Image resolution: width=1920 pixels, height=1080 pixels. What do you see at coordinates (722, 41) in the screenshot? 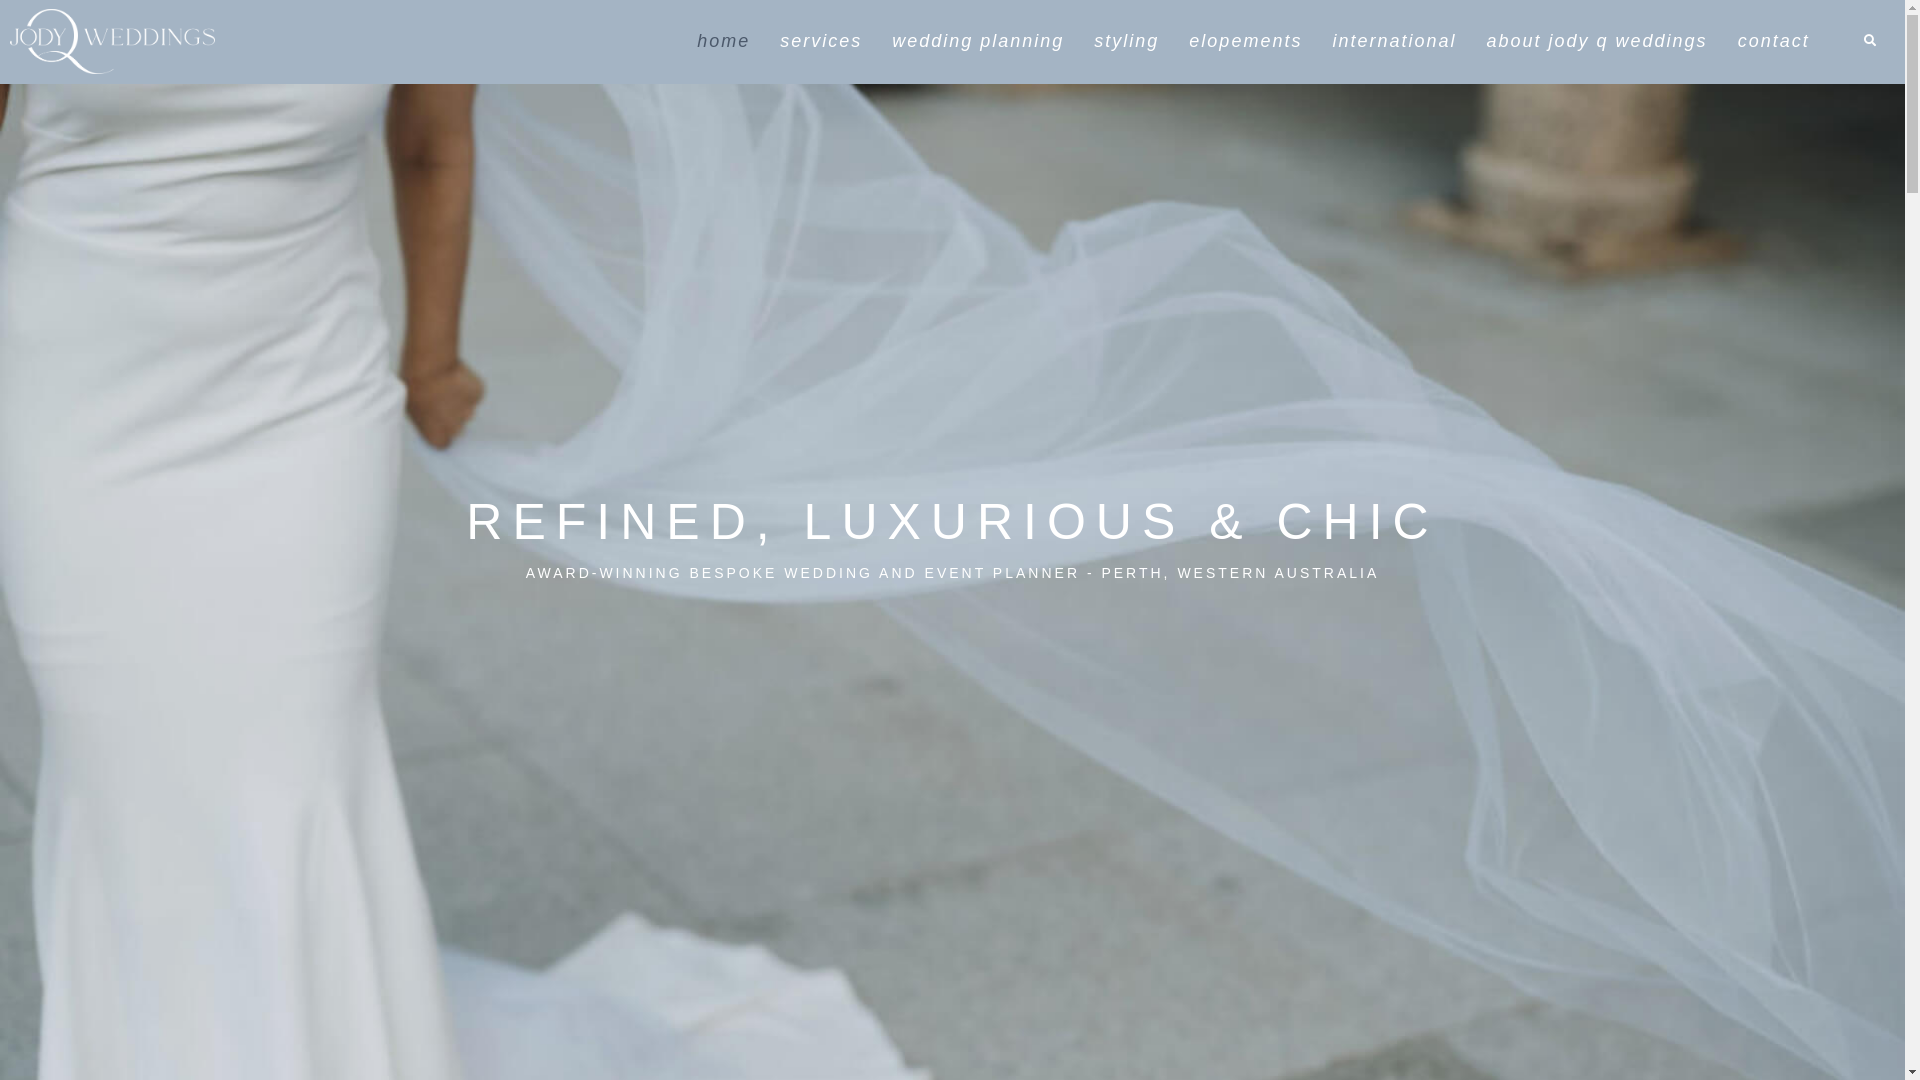
I see `'home'` at bounding box center [722, 41].